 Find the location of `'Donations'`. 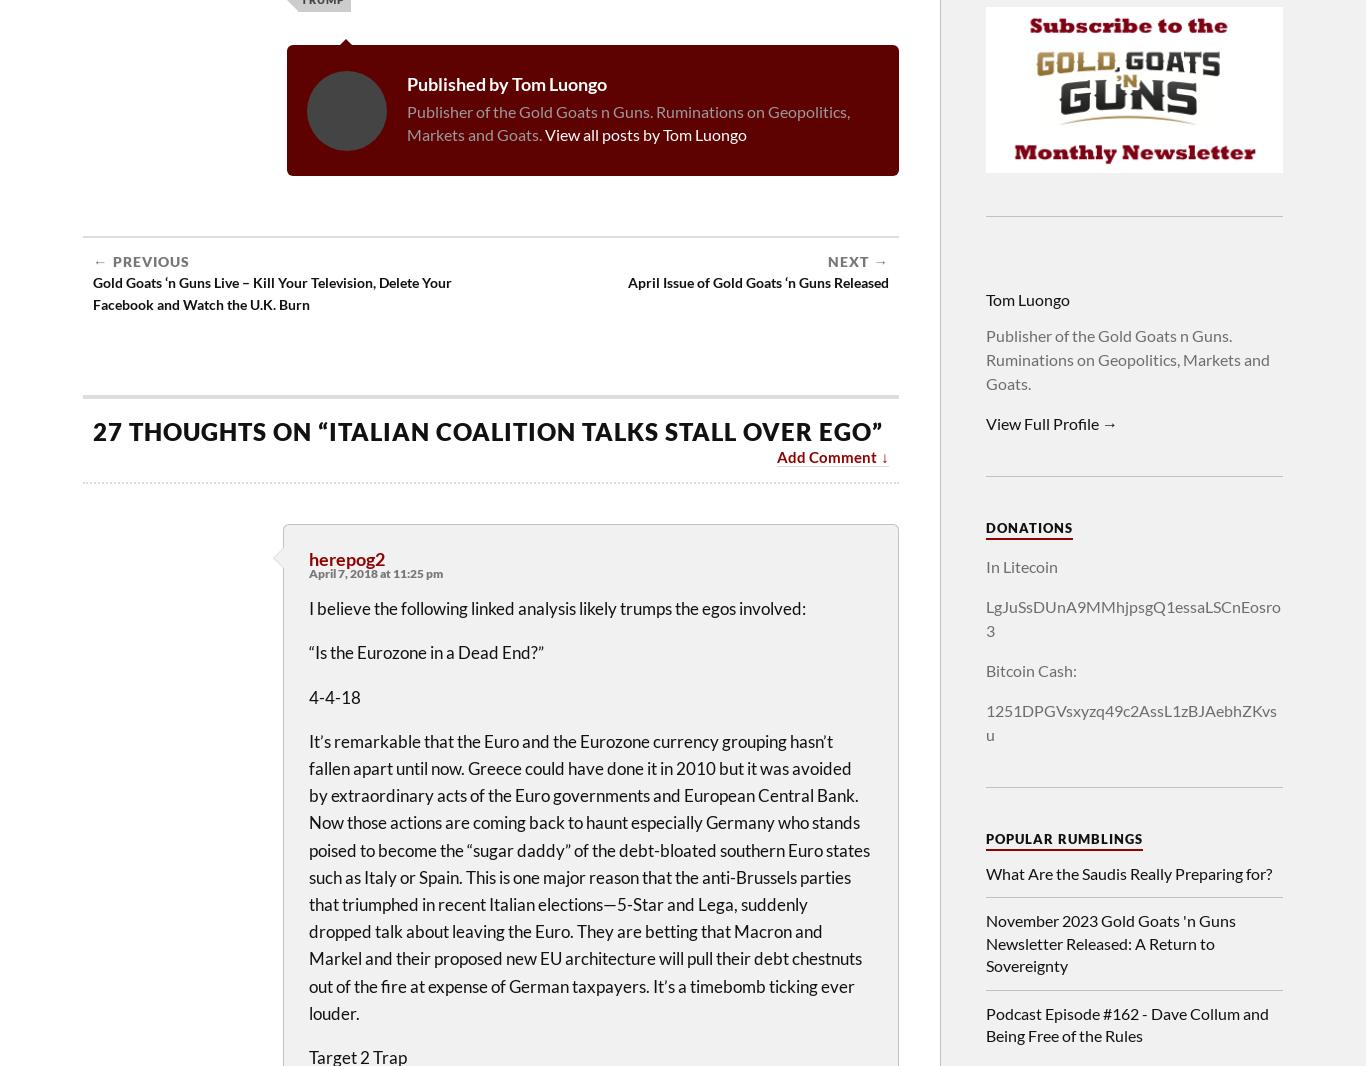

'Donations' is located at coordinates (1028, 527).